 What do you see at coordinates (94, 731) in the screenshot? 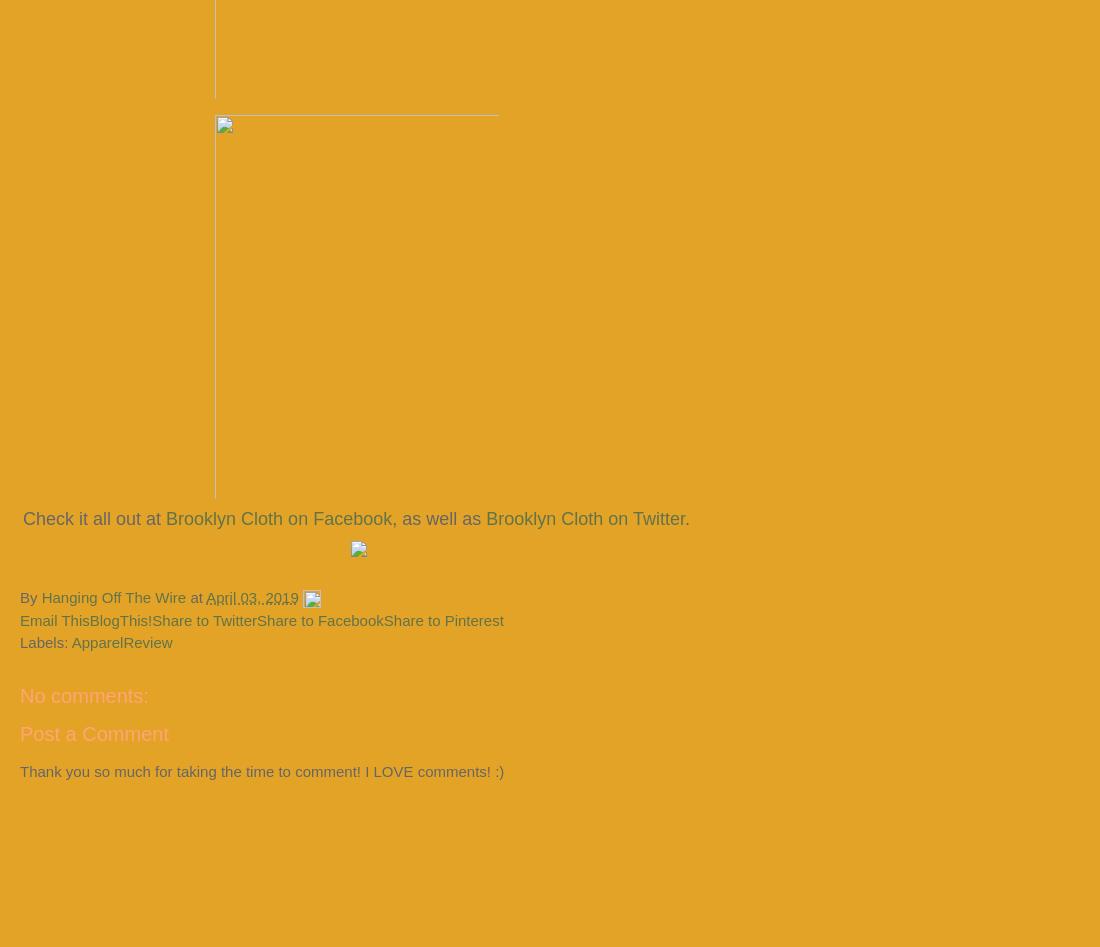
I see `'Post a Comment'` at bounding box center [94, 731].